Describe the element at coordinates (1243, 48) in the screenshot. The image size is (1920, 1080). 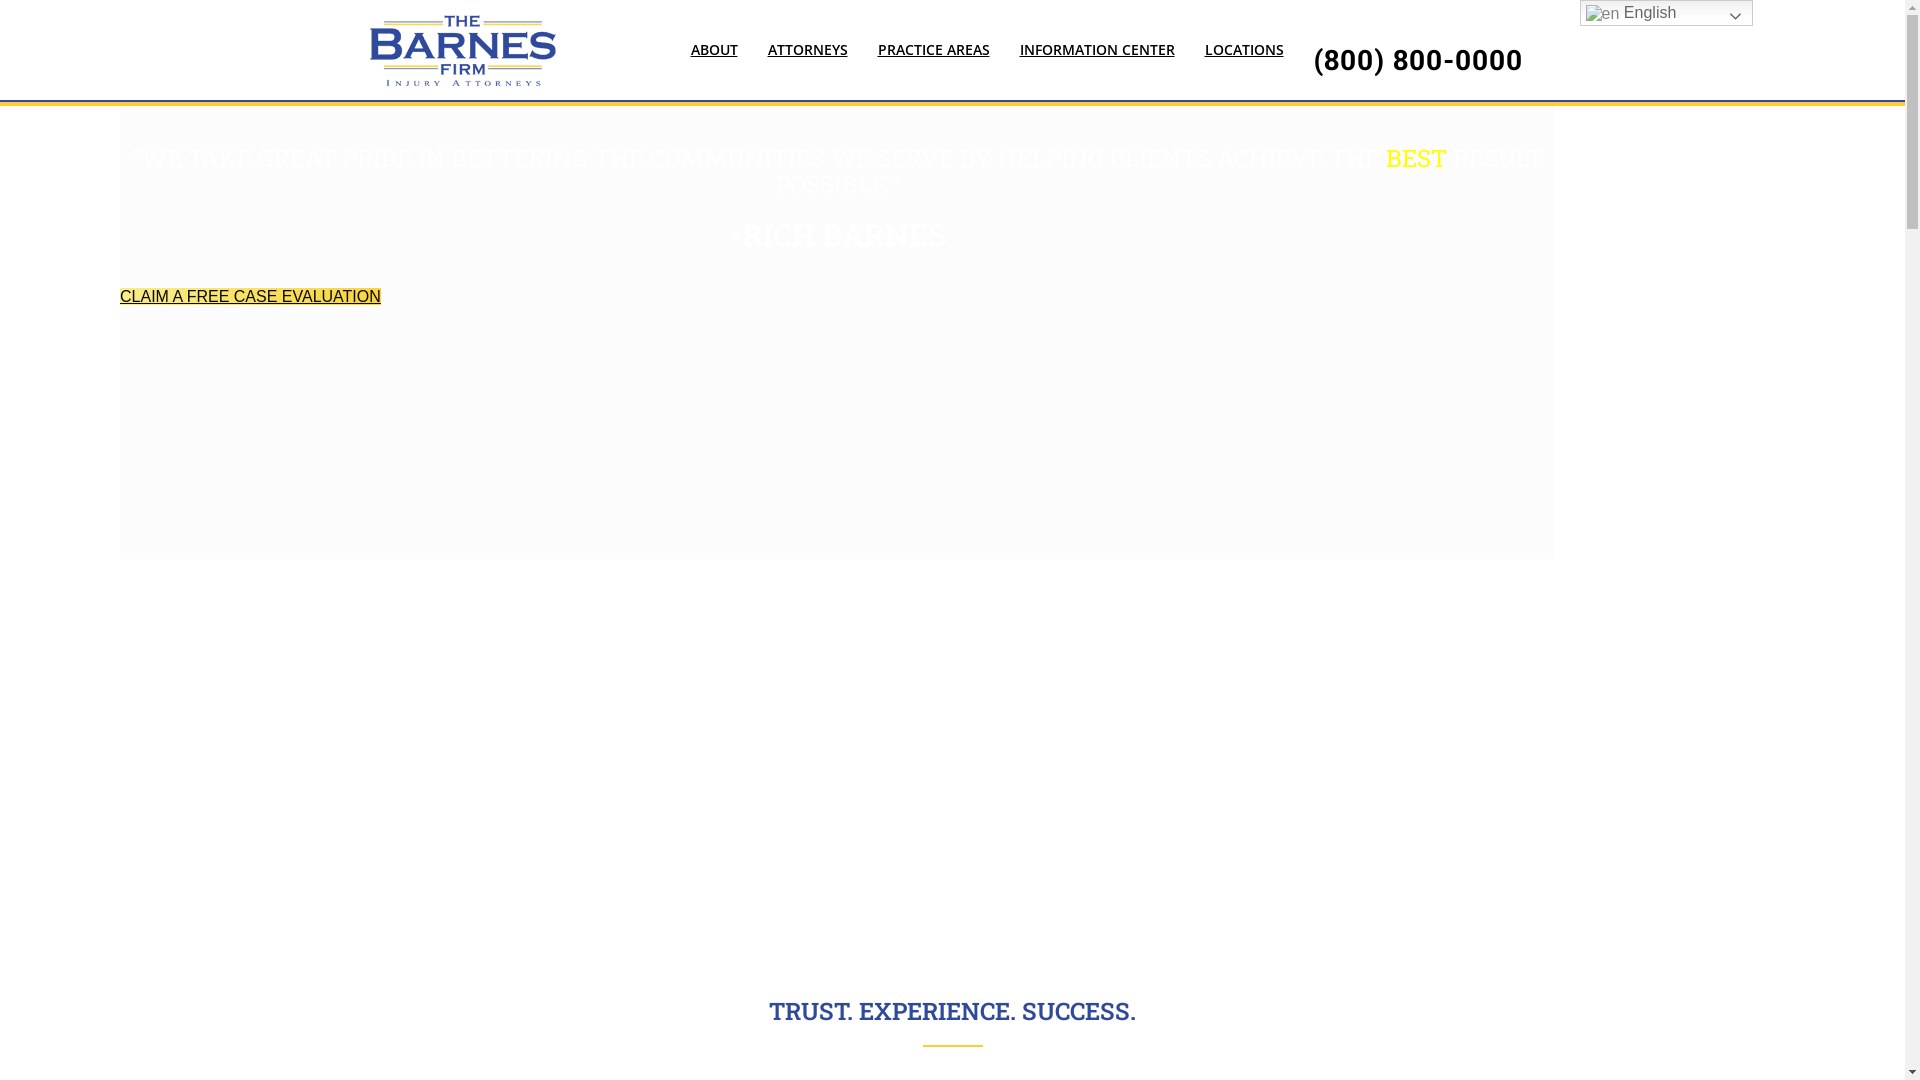
I see `'LOCATIONS'` at that location.